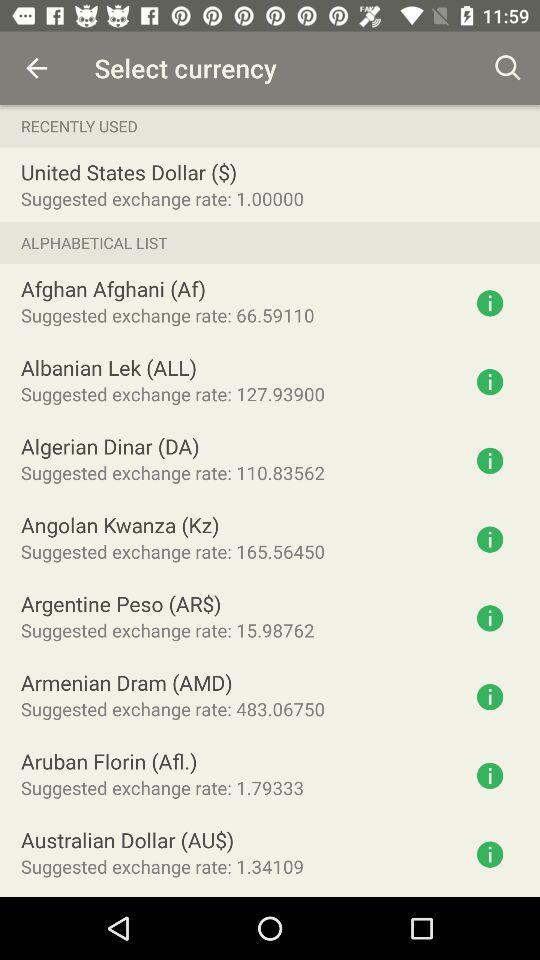  I want to click on algerian dinar information, so click(489, 460).